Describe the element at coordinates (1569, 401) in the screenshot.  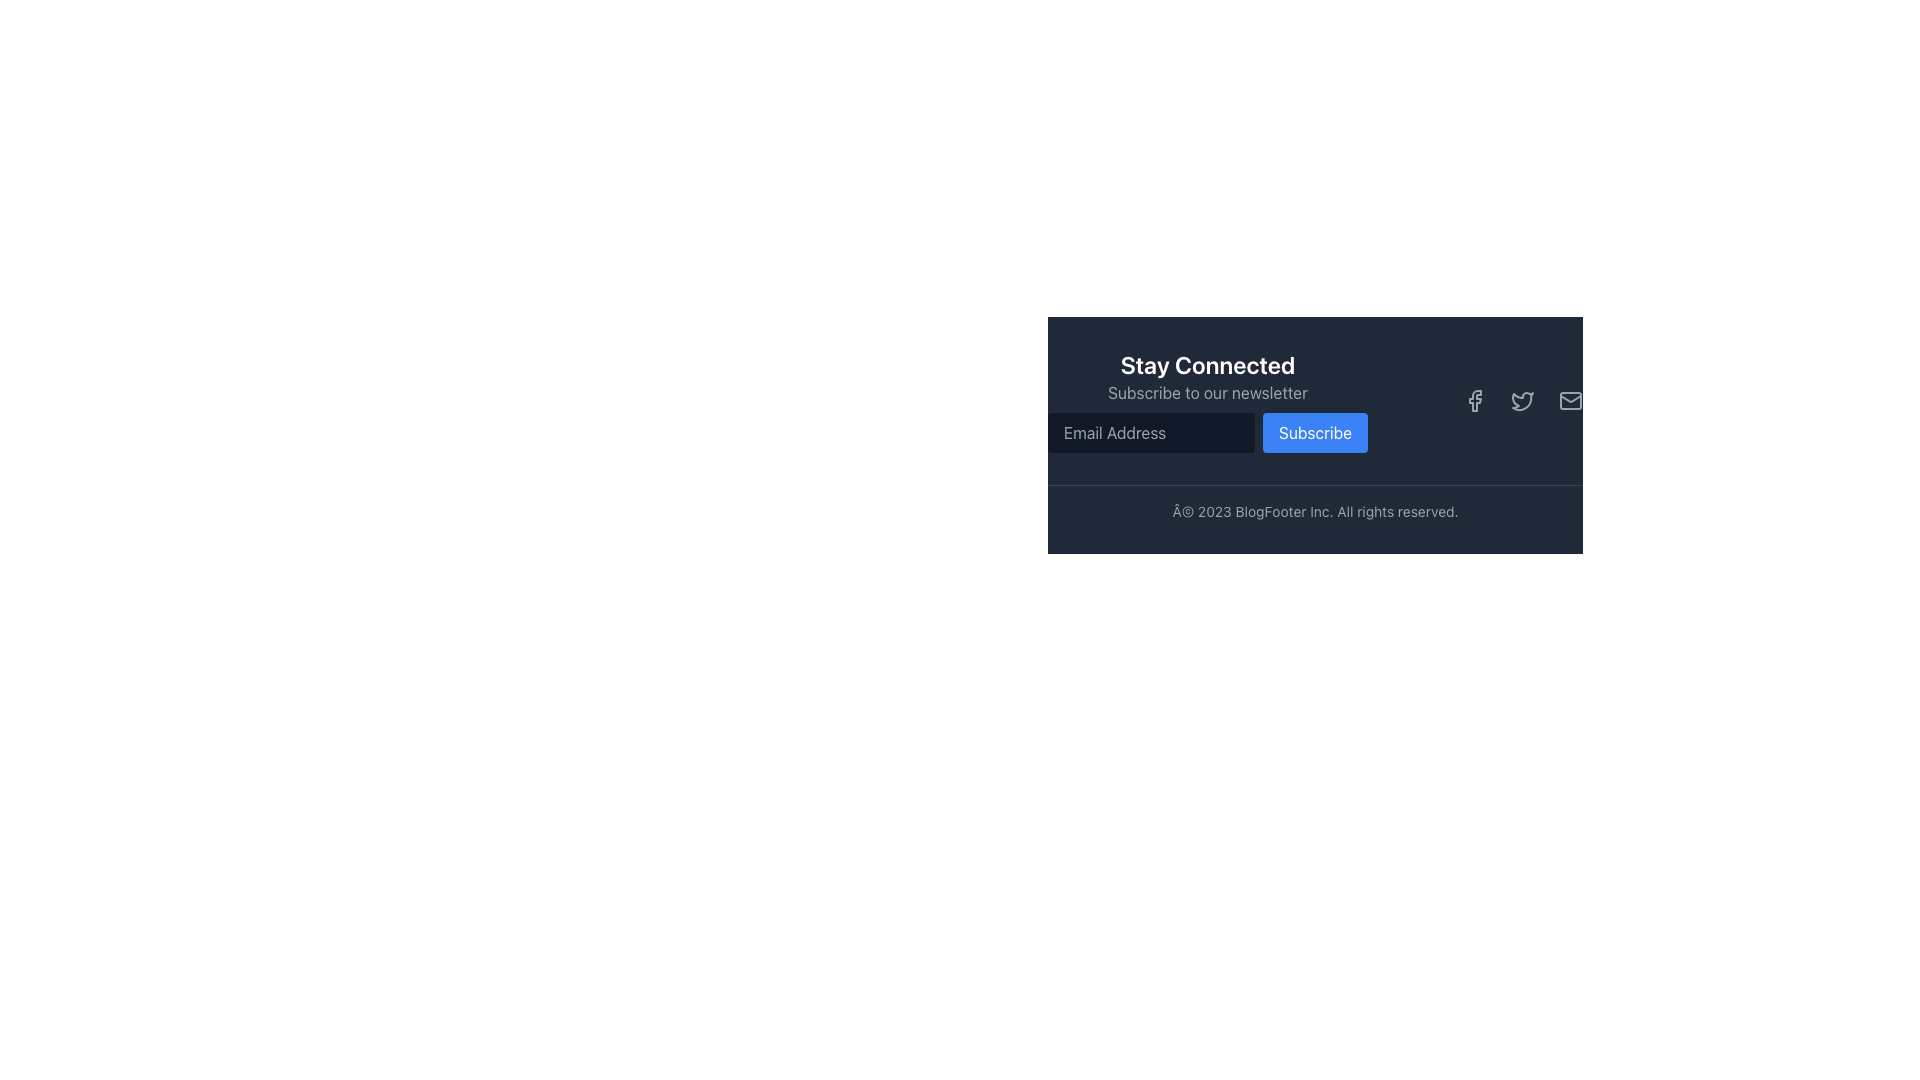
I see `the envelope icon in the SVG that represents electronic mail, located on the far right of the footer section containing social media icons` at that location.